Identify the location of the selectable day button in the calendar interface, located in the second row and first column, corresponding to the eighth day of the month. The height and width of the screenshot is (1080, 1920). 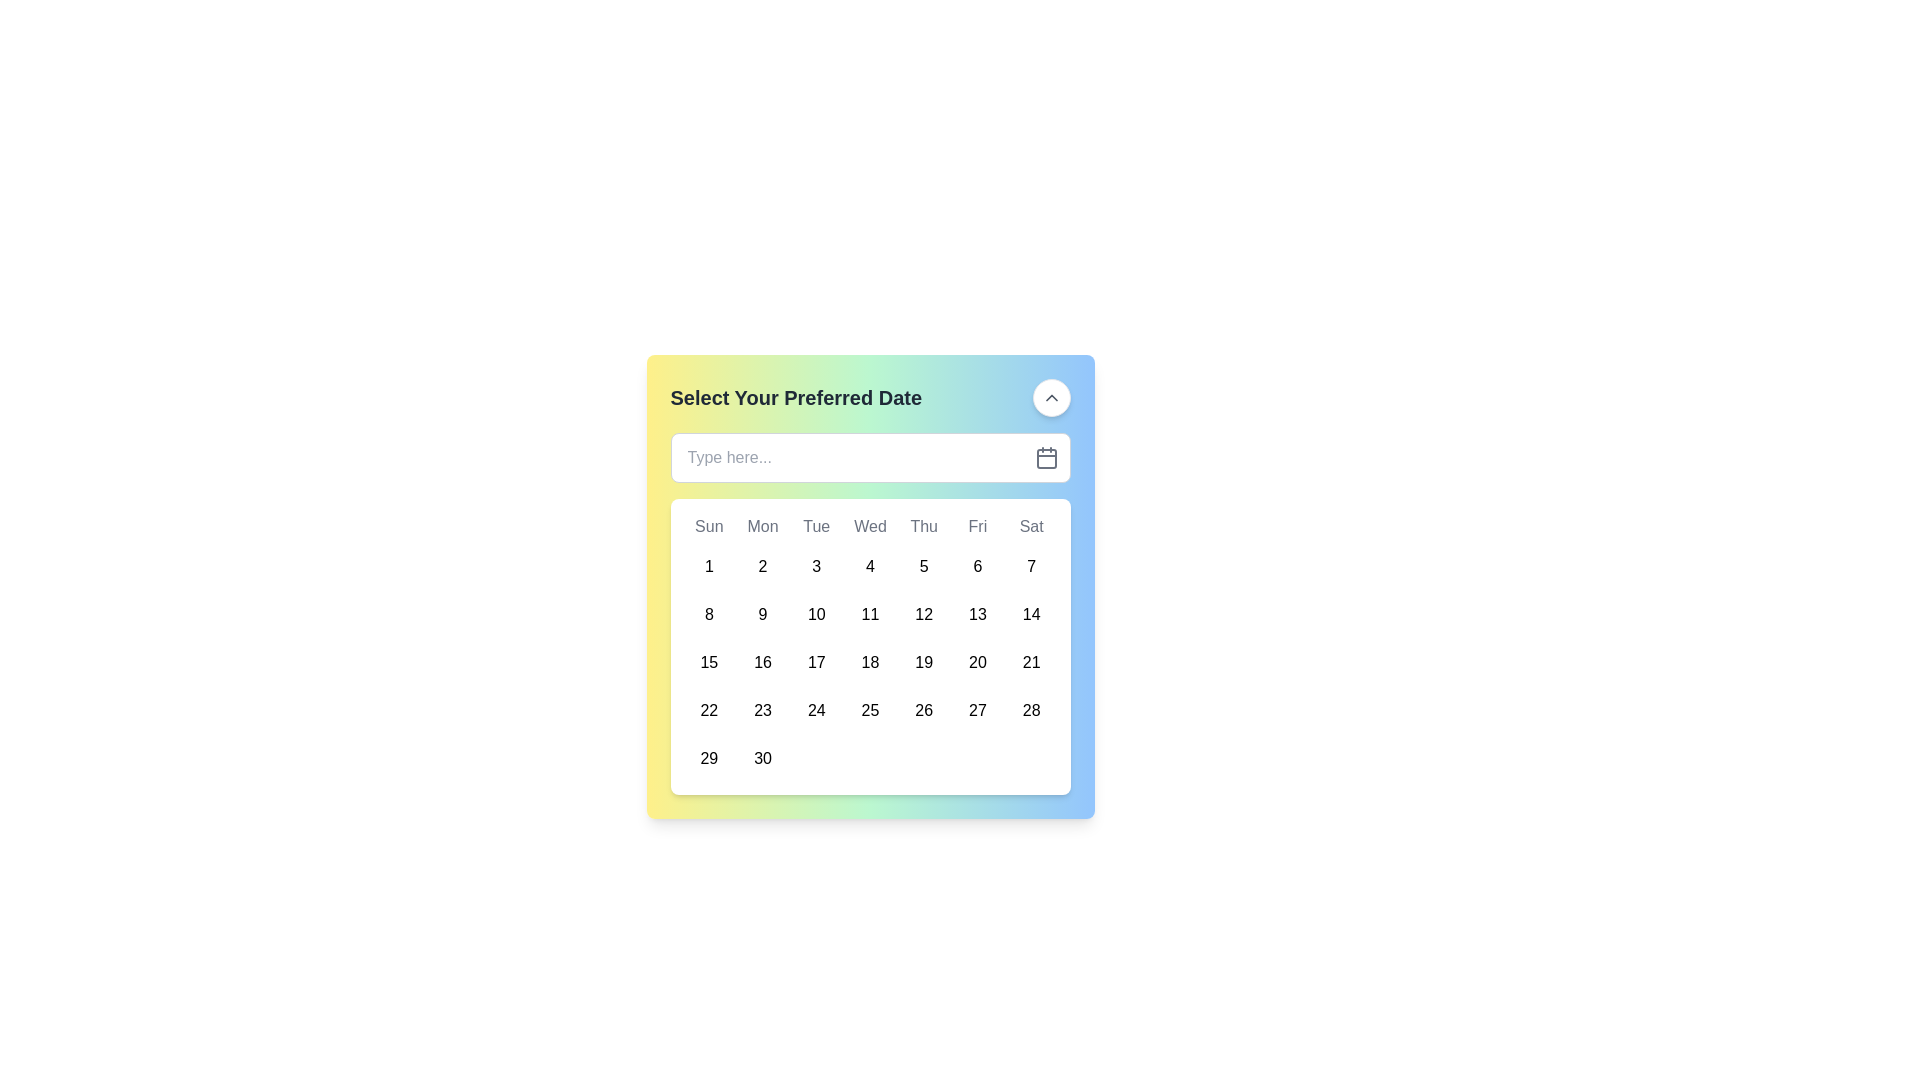
(709, 613).